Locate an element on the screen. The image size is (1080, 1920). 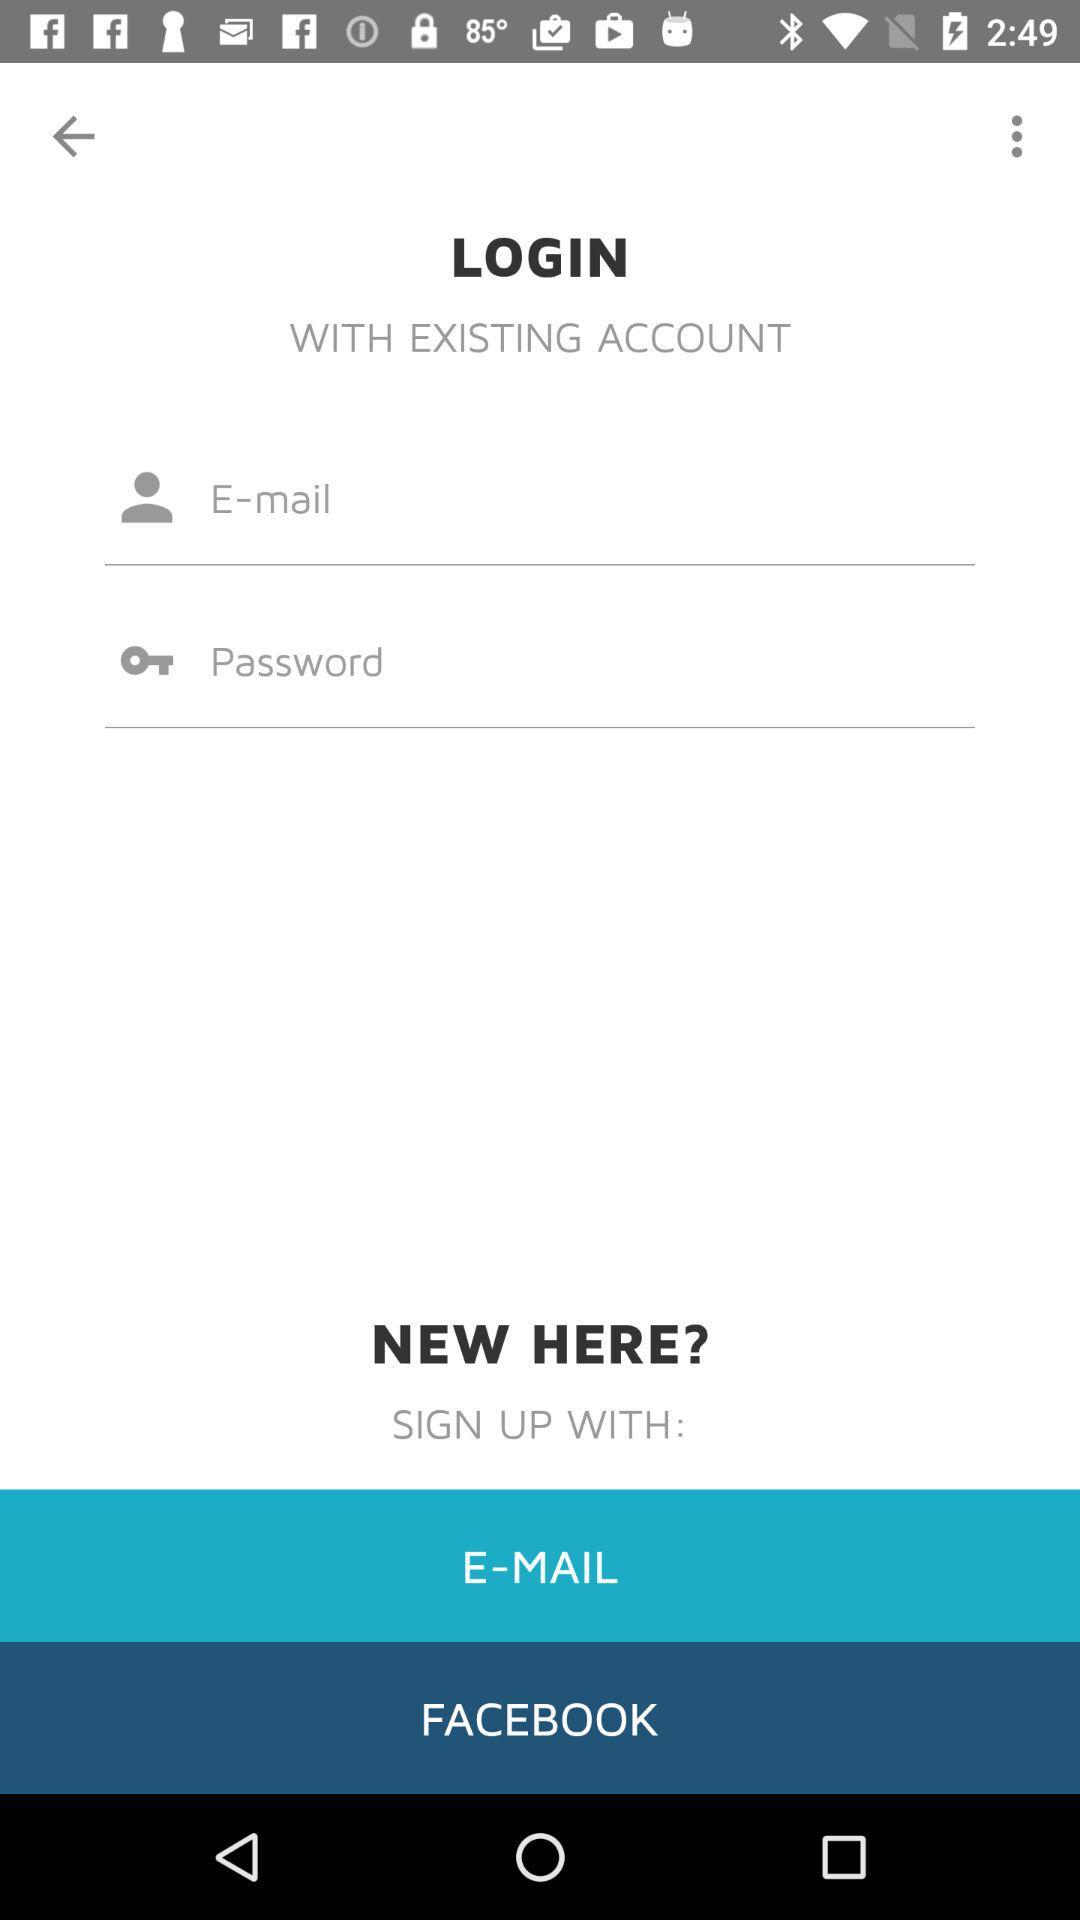
the icon at the top right corner is located at coordinates (1017, 135).